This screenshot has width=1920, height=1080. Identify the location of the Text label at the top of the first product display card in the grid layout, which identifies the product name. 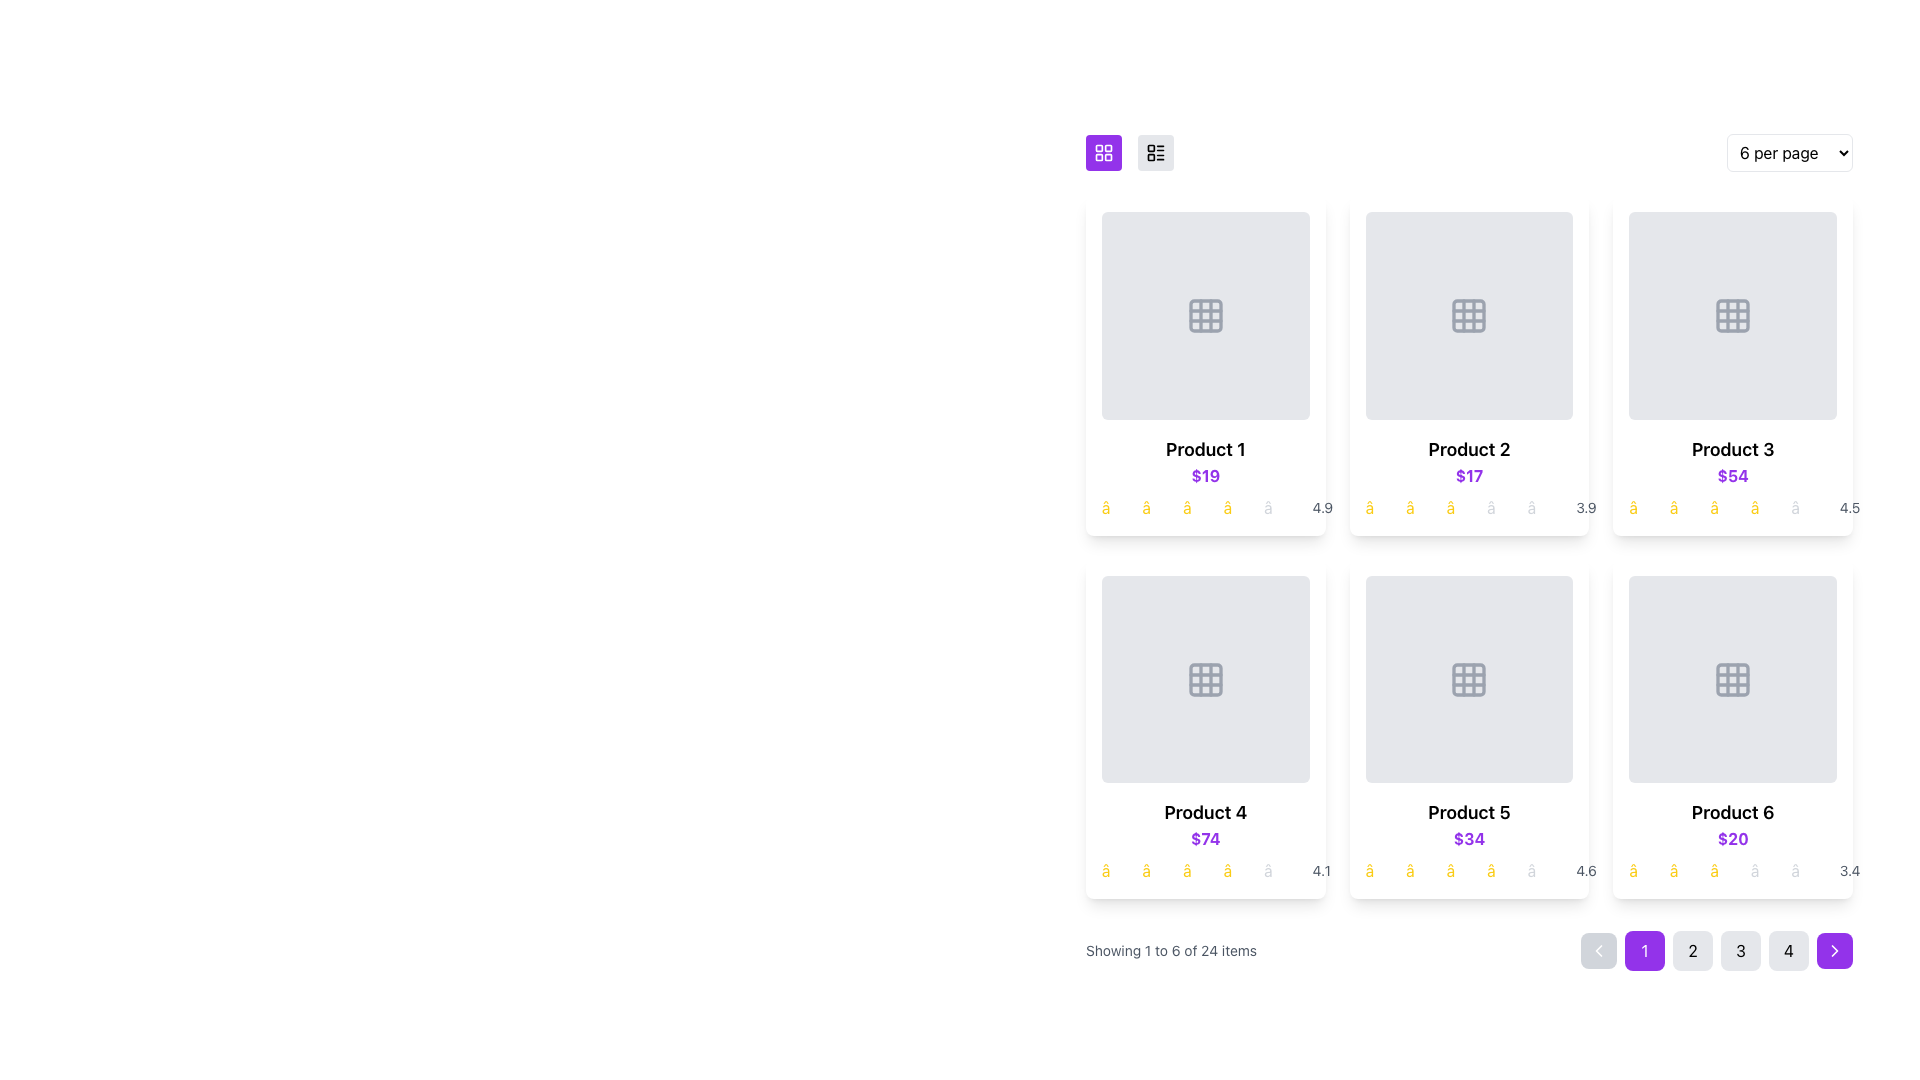
(1204, 448).